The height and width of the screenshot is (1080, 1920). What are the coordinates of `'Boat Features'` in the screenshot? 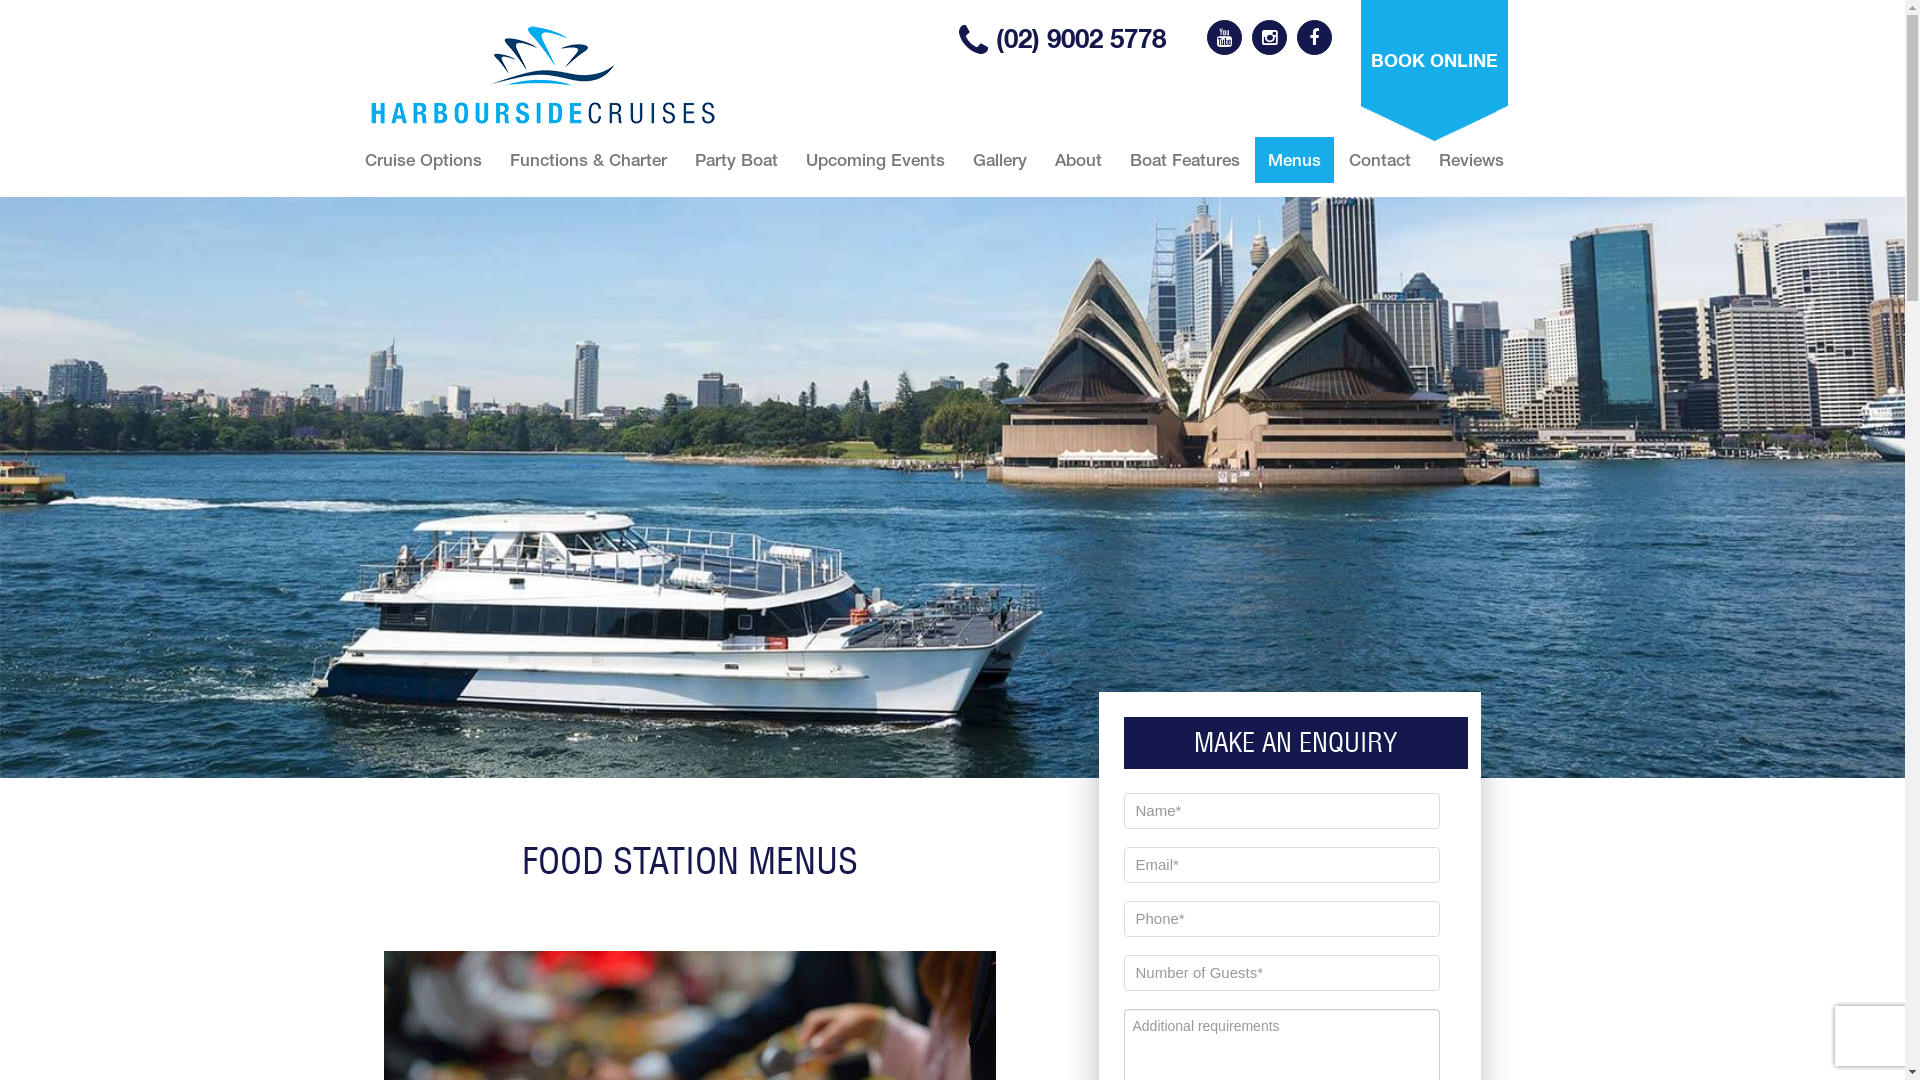 It's located at (1184, 158).